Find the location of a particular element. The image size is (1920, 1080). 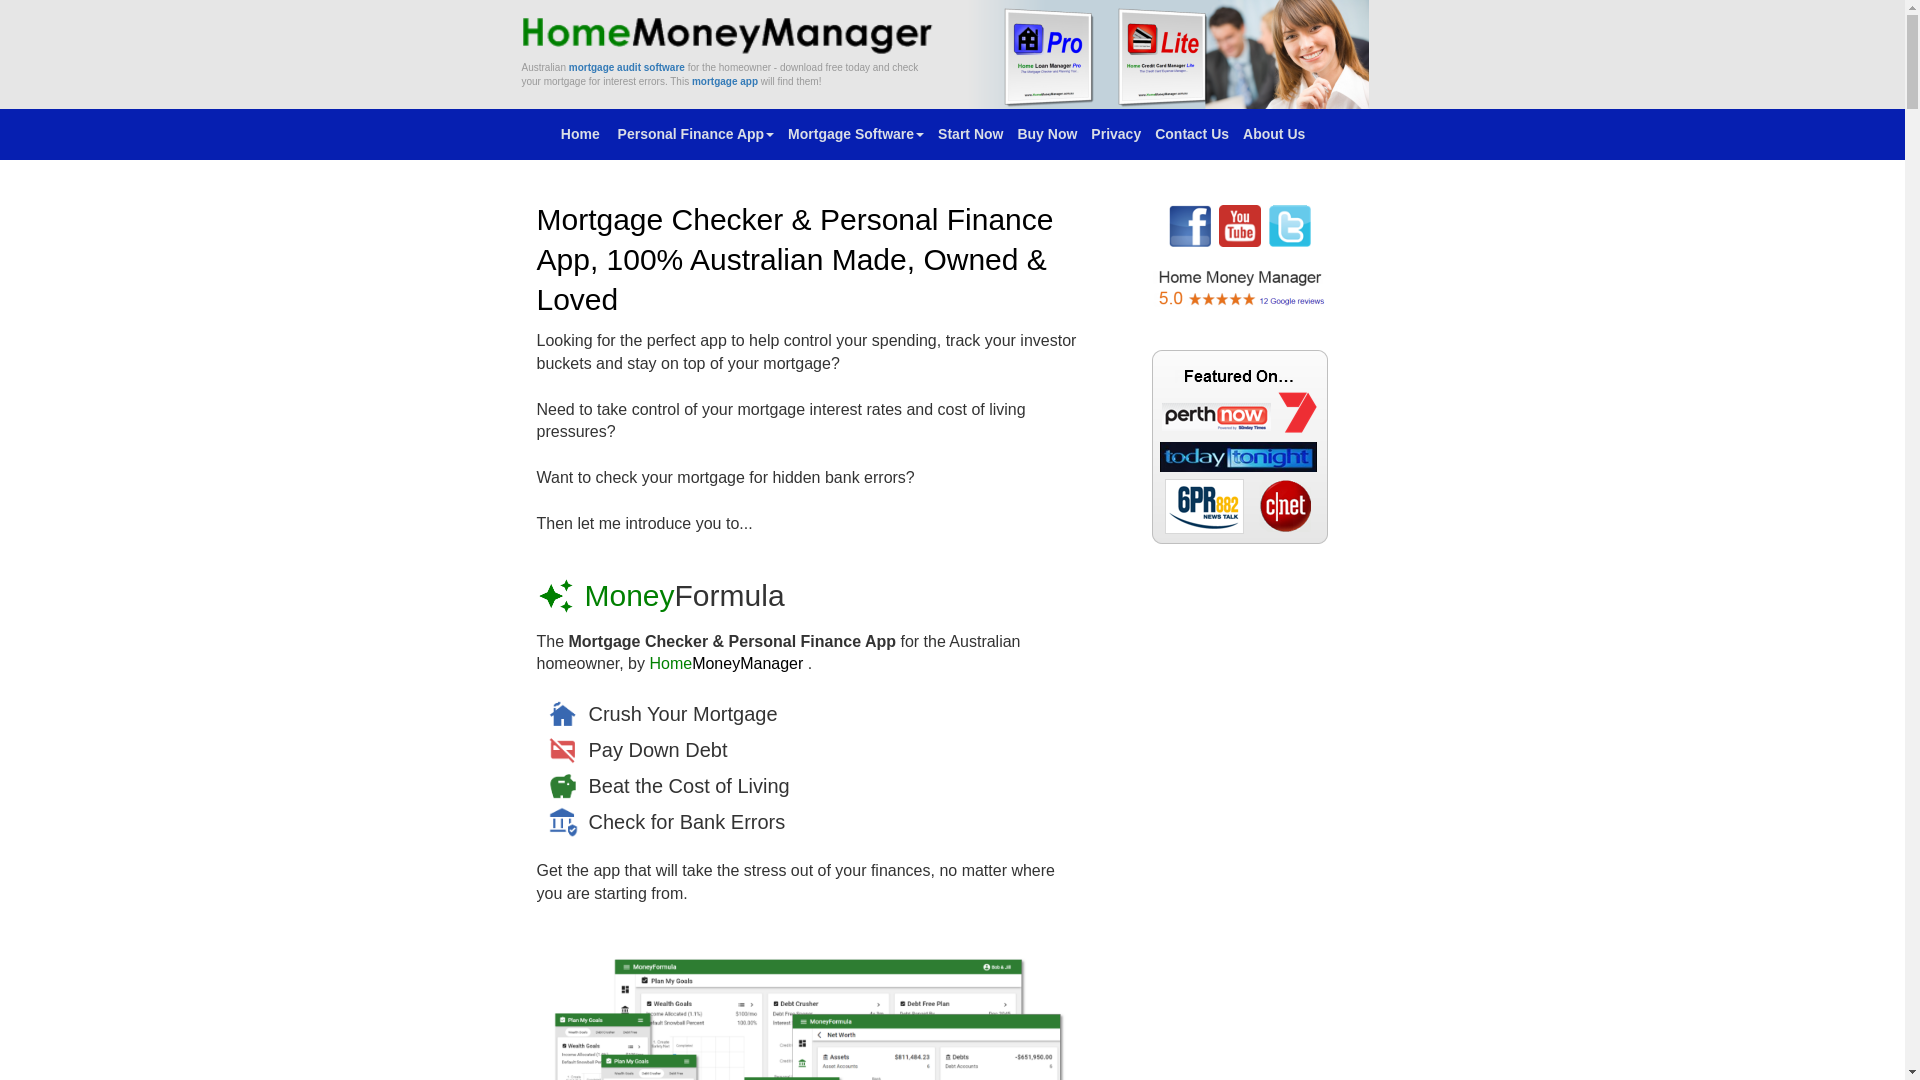

'Contact Us' is located at coordinates (1191, 134).